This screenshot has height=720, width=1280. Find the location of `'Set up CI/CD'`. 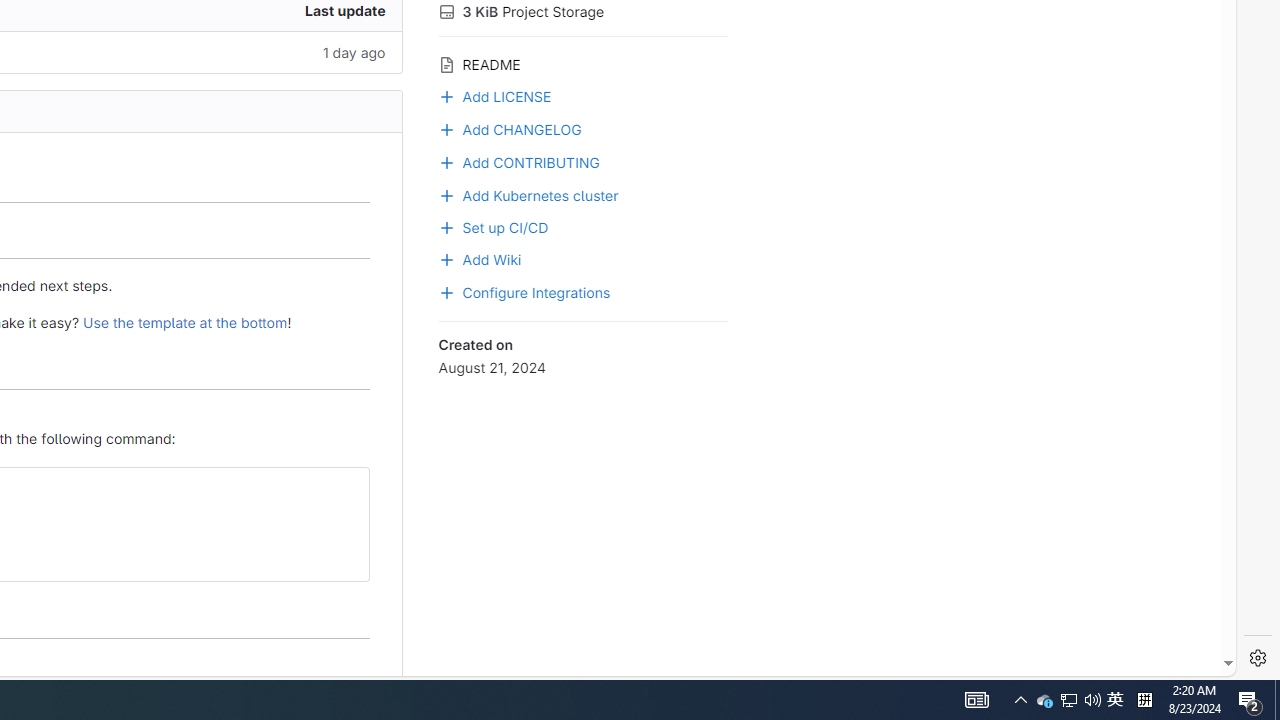

'Set up CI/CD' is located at coordinates (582, 225).